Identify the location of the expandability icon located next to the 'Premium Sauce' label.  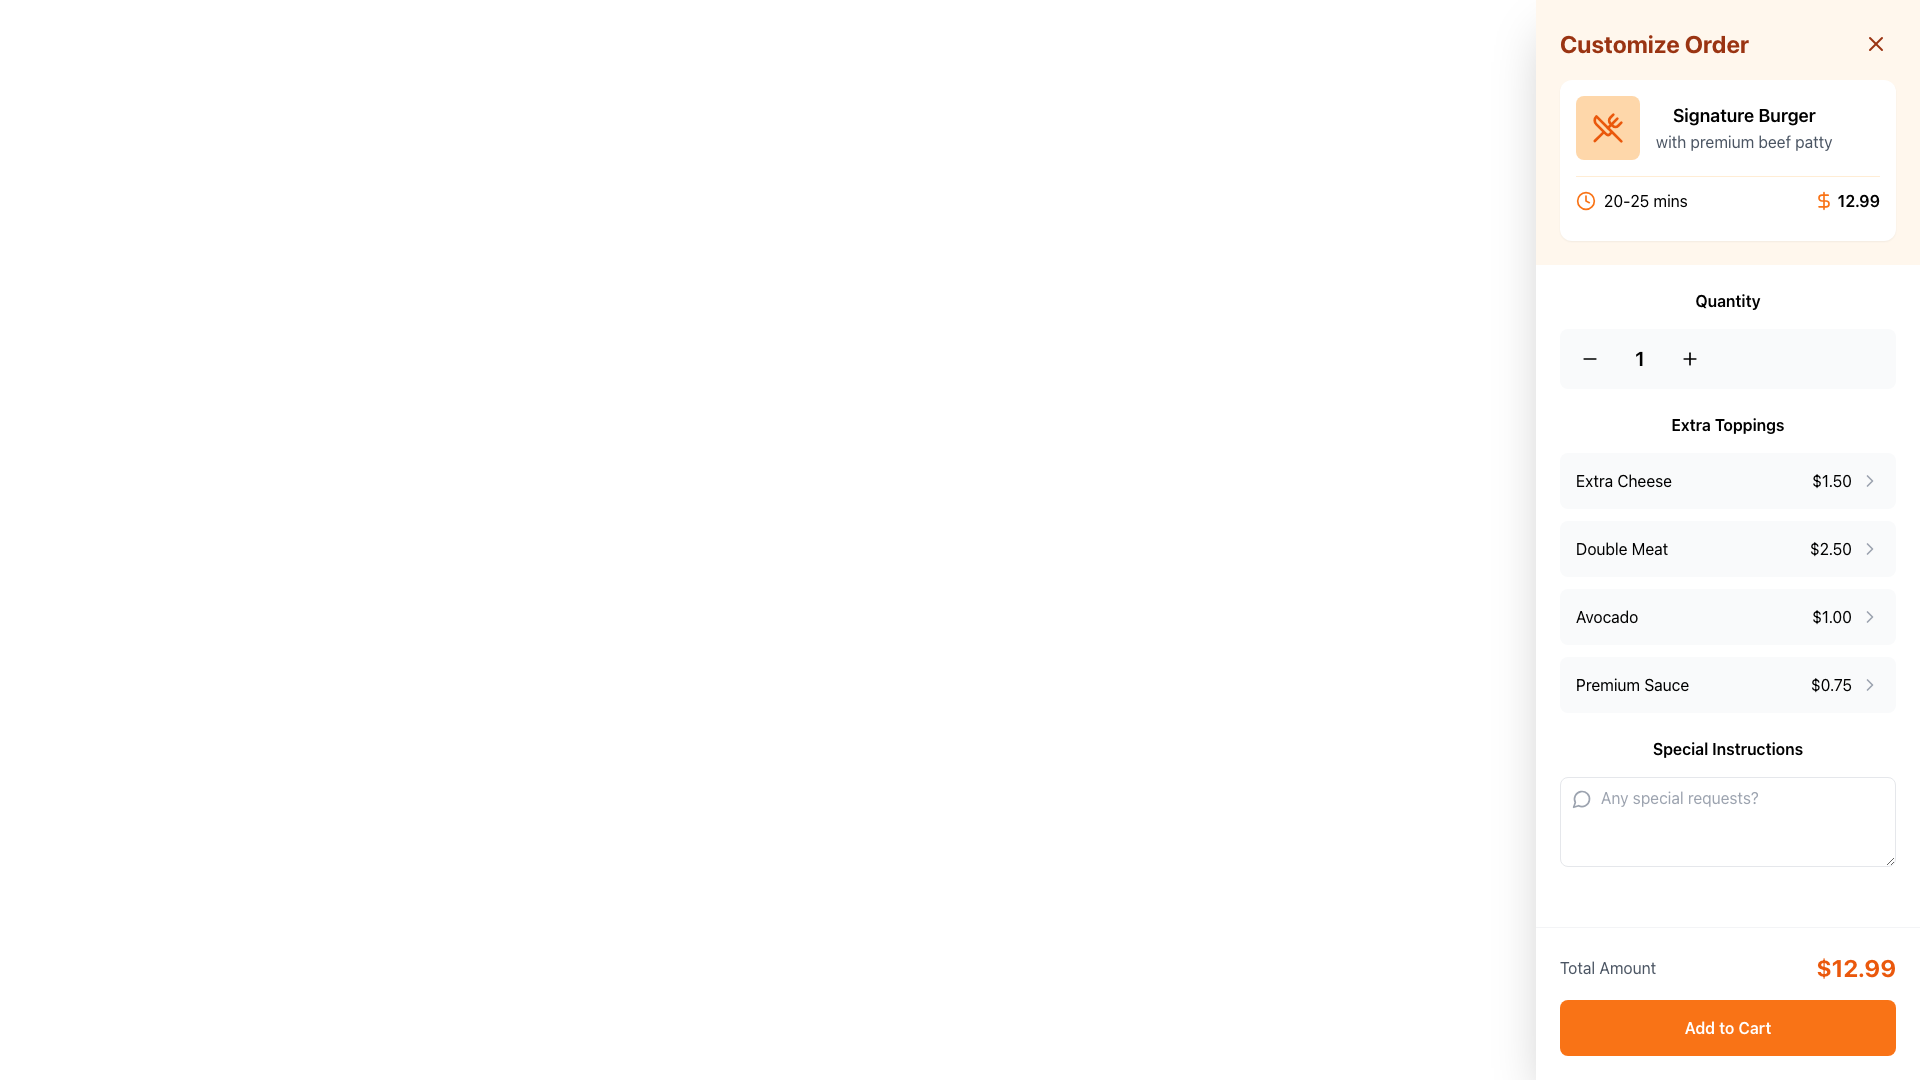
(1869, 684).